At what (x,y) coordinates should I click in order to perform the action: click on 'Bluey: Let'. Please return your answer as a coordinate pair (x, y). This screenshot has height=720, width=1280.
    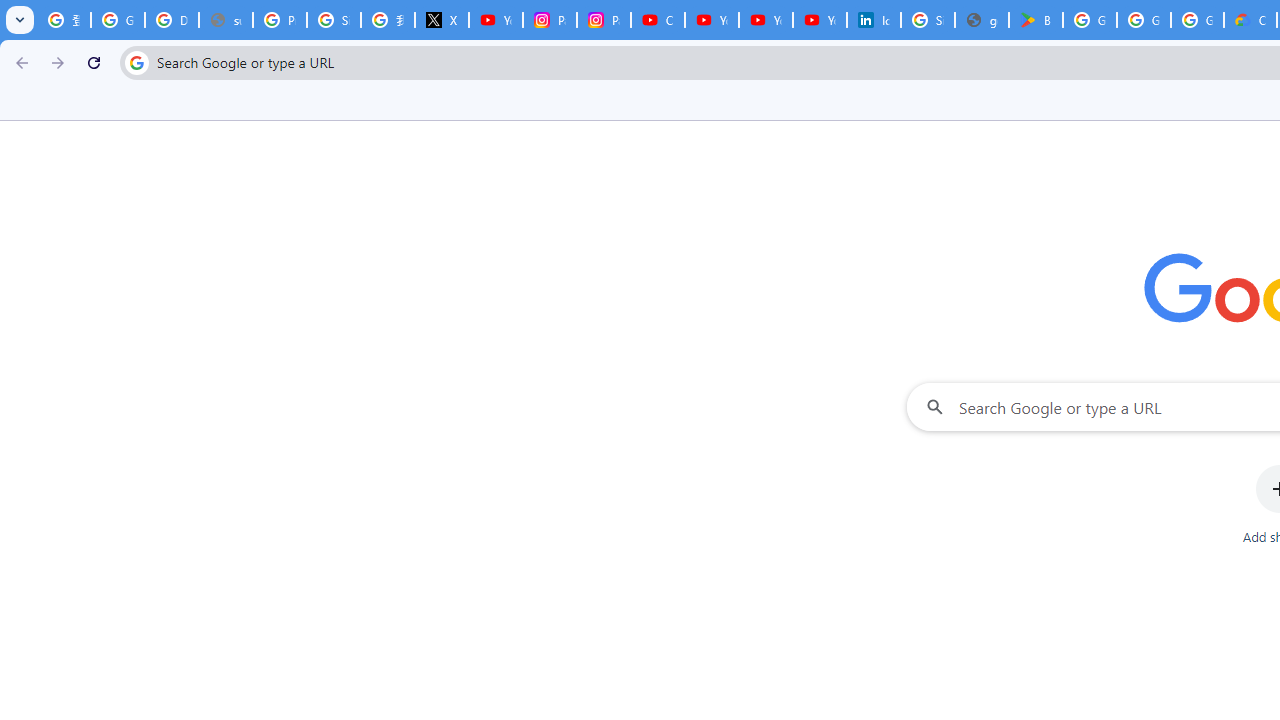
    Looking at the image, I should click on (1036, 20).